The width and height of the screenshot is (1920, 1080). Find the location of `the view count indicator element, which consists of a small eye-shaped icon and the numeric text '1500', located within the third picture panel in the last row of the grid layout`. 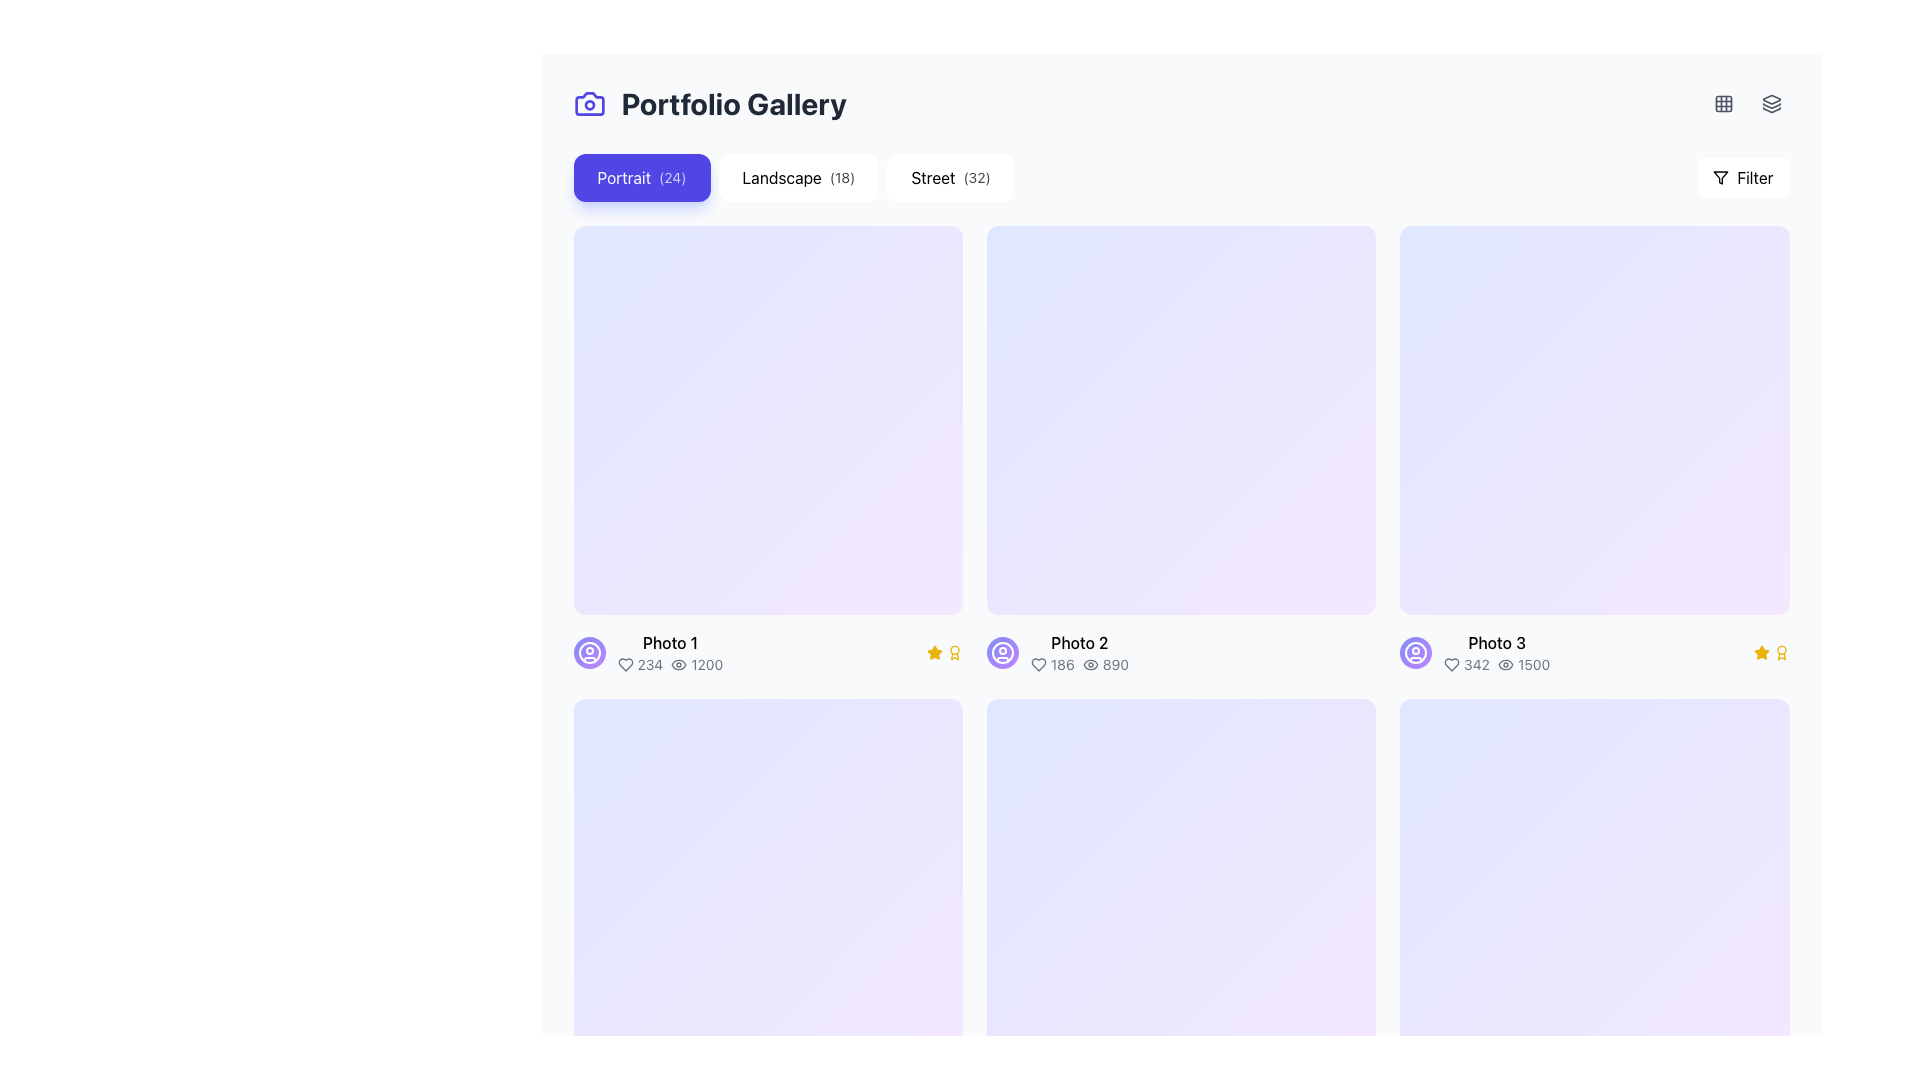

the view count indicator element, which consists of a small eye-shaped icon and the numeric text '1500', located within the third picture panel in the last row of the grid layout is located at coordinates (1523, 665).